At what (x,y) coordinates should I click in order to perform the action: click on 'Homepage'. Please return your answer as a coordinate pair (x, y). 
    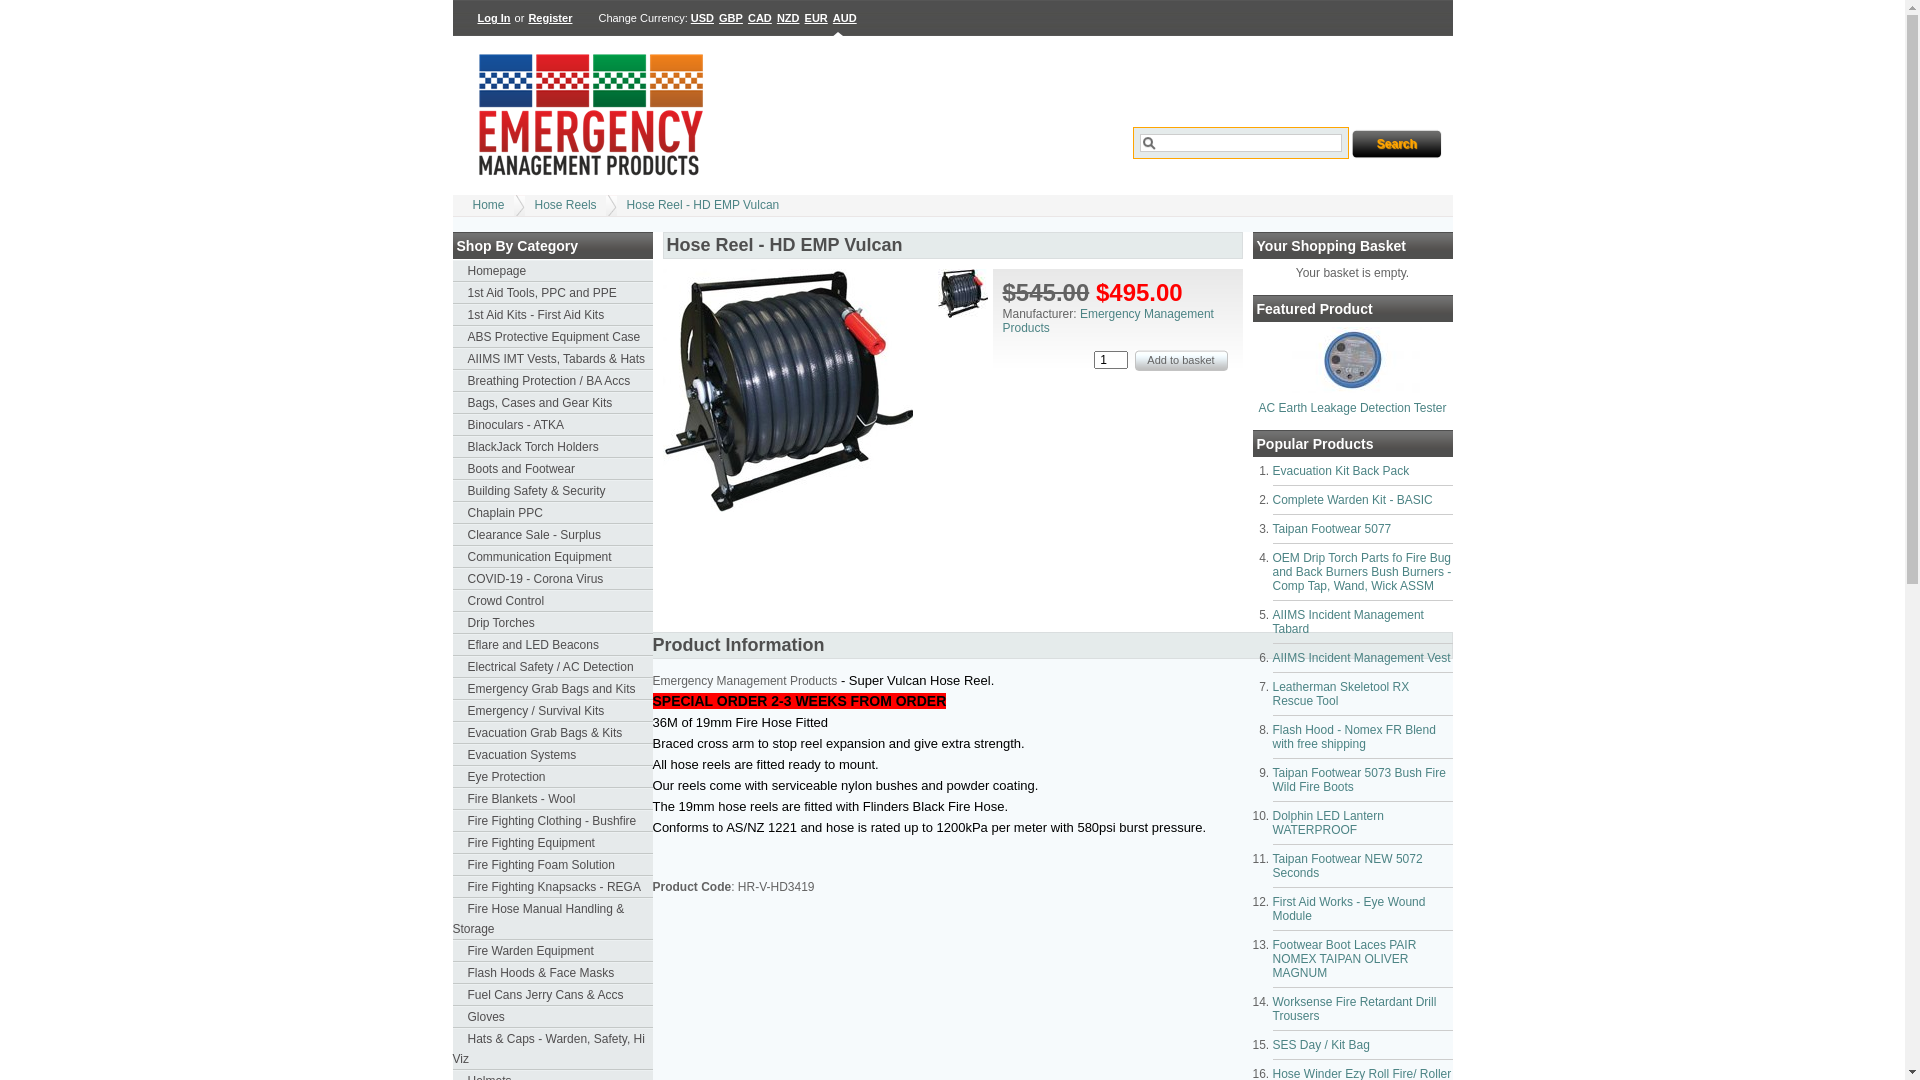
    Looking at the image, I should click on (552, 270).